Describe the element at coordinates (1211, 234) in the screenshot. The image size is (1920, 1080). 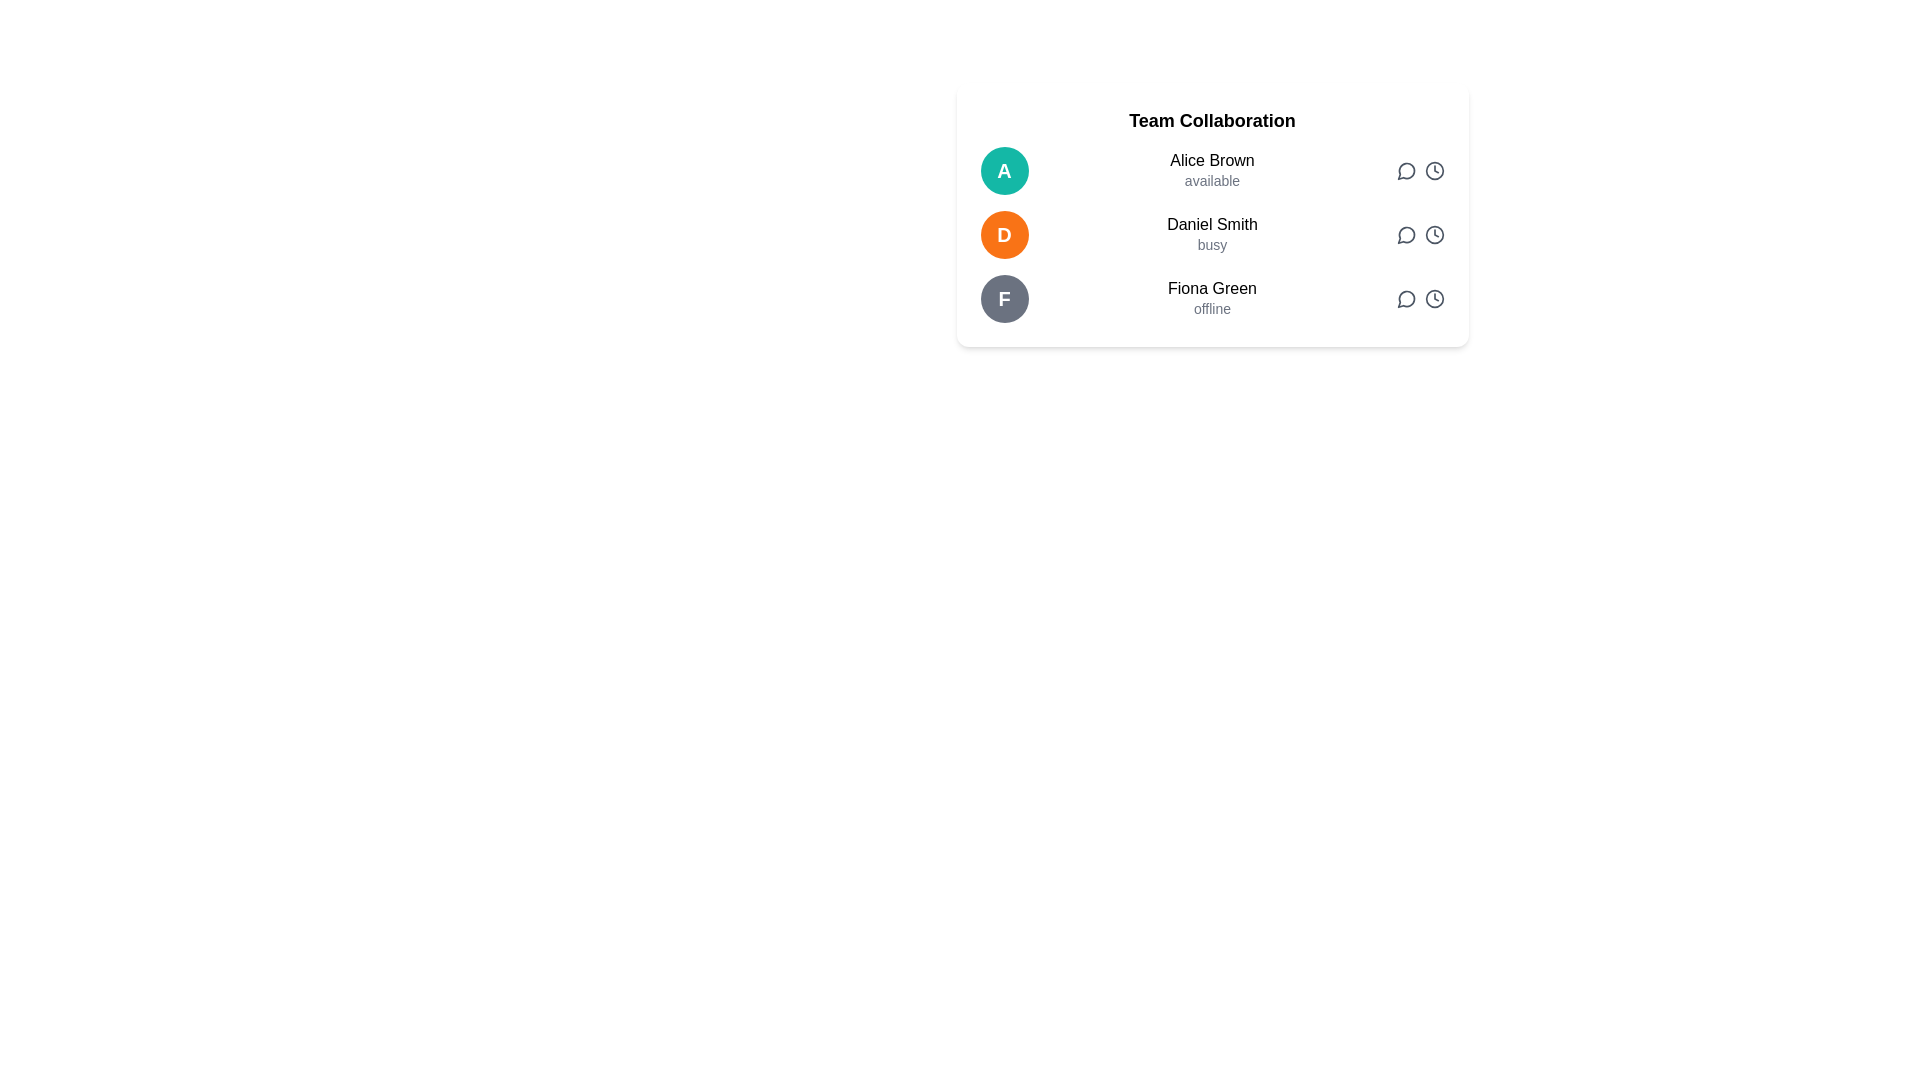
I see `the user profile representation of 'Daniel Smith', who is marked as 'busy'` at that location.